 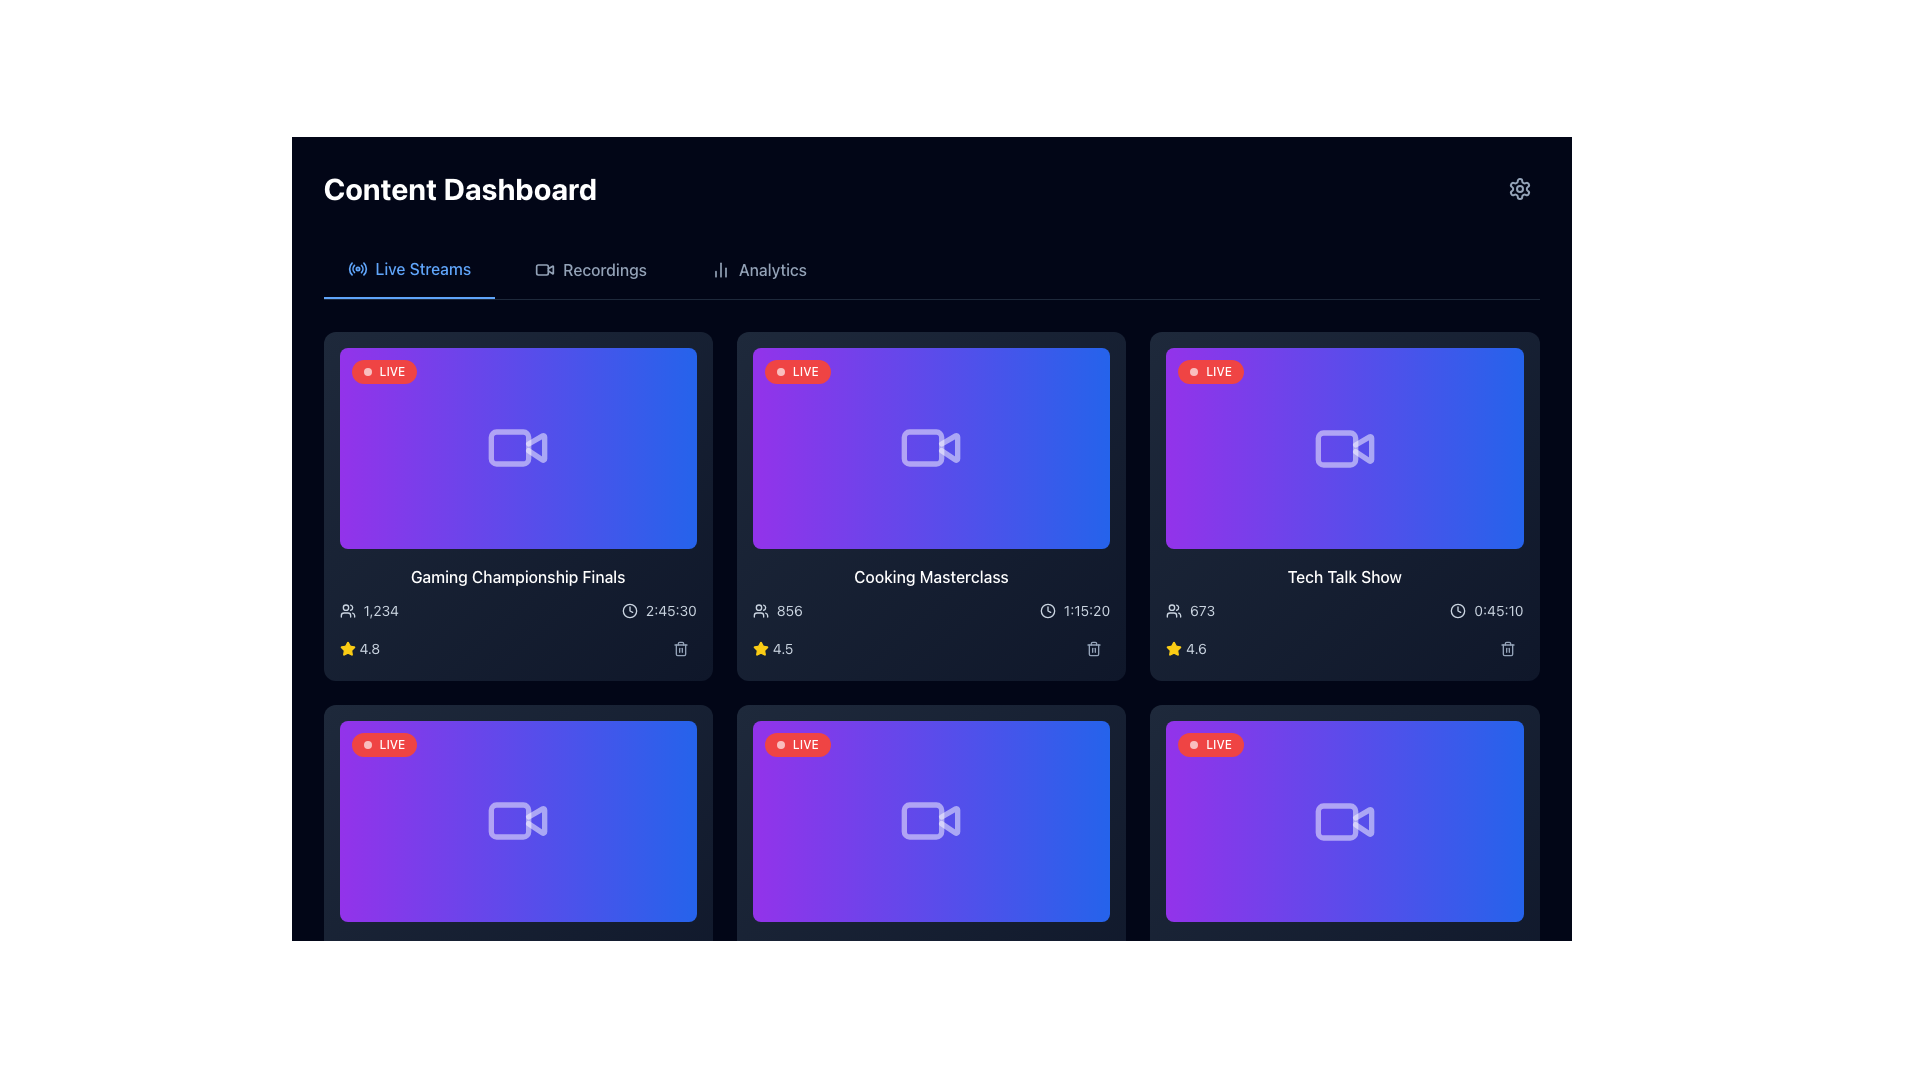 What do you see at coordinates (347, 609) in the screenshot?
I see `the user count icon located near the bottom-left corner of the first card in the grid, just to the left of the numerical text '1,234'` at bounding box center [347, 609].